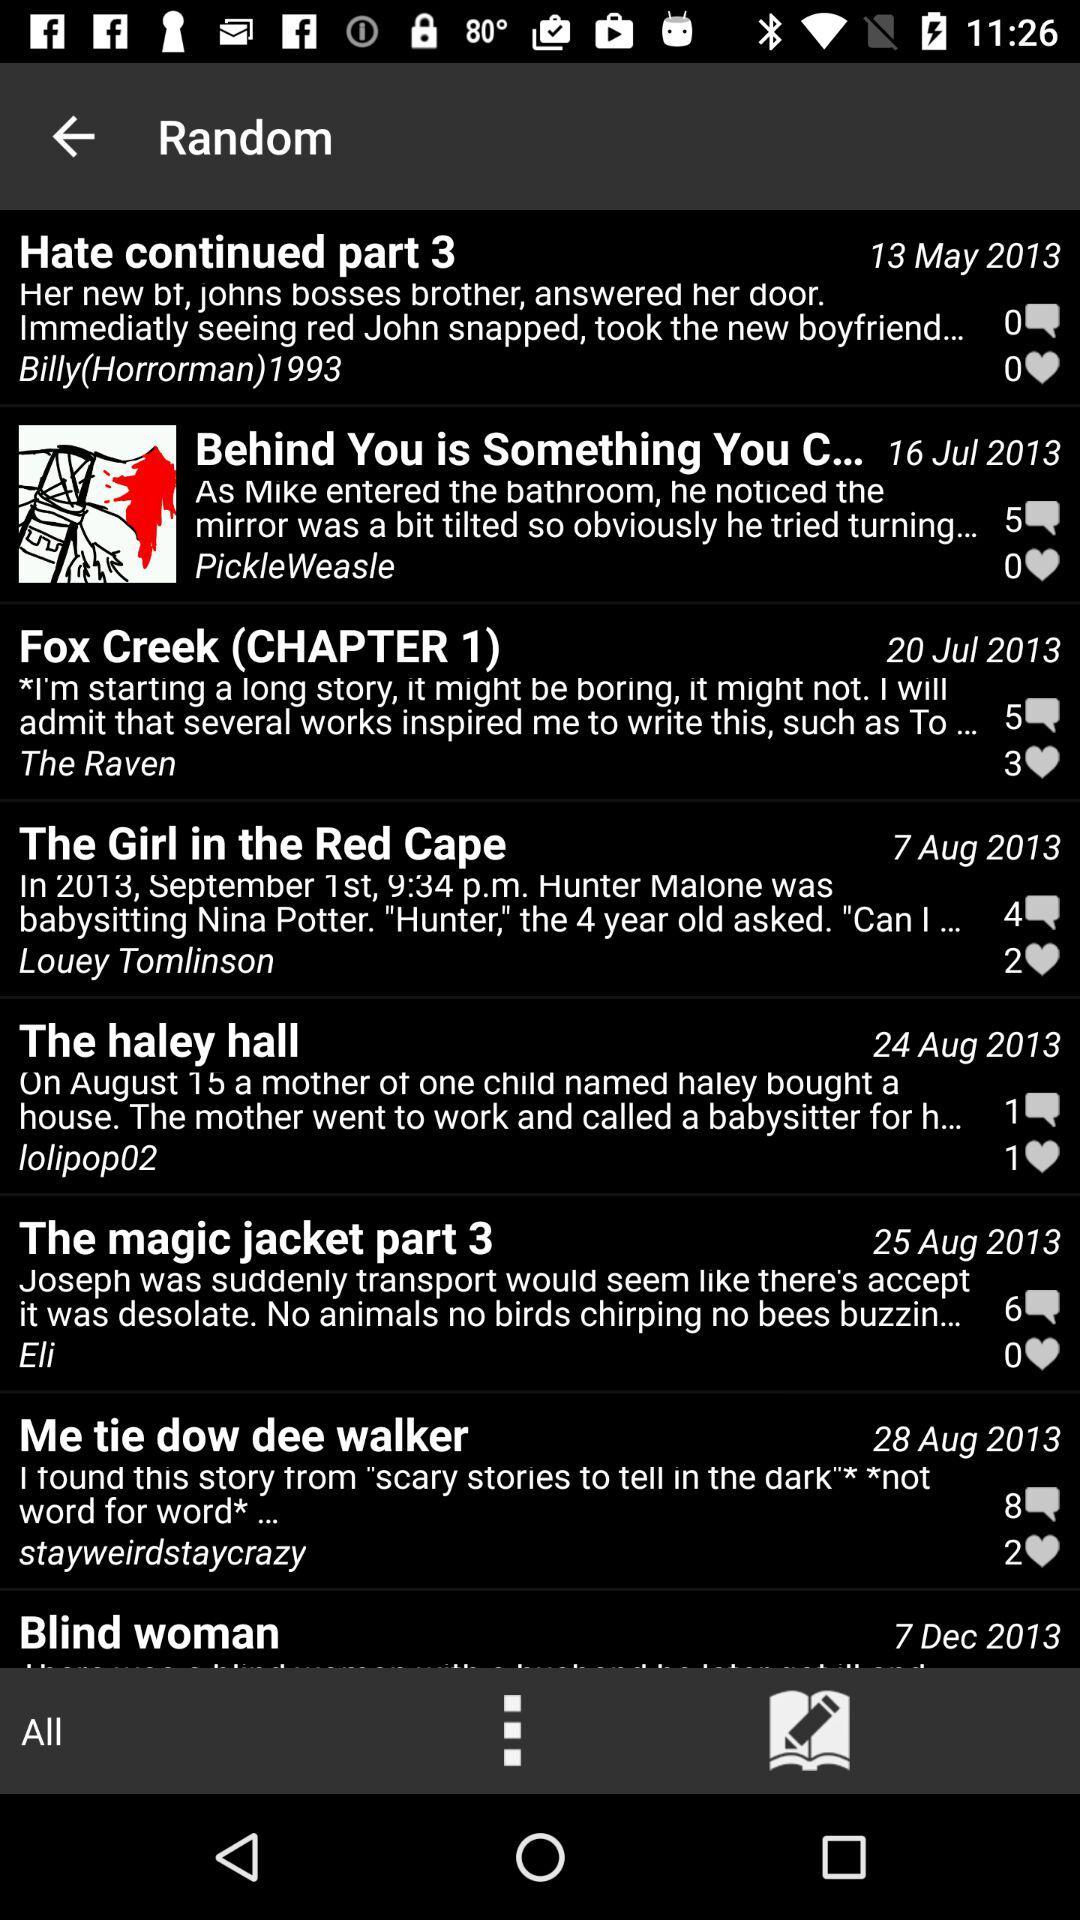  Describe the element at coordinates (810, 1730) in the screenshot. I see `the item below there was a icon` at that location.